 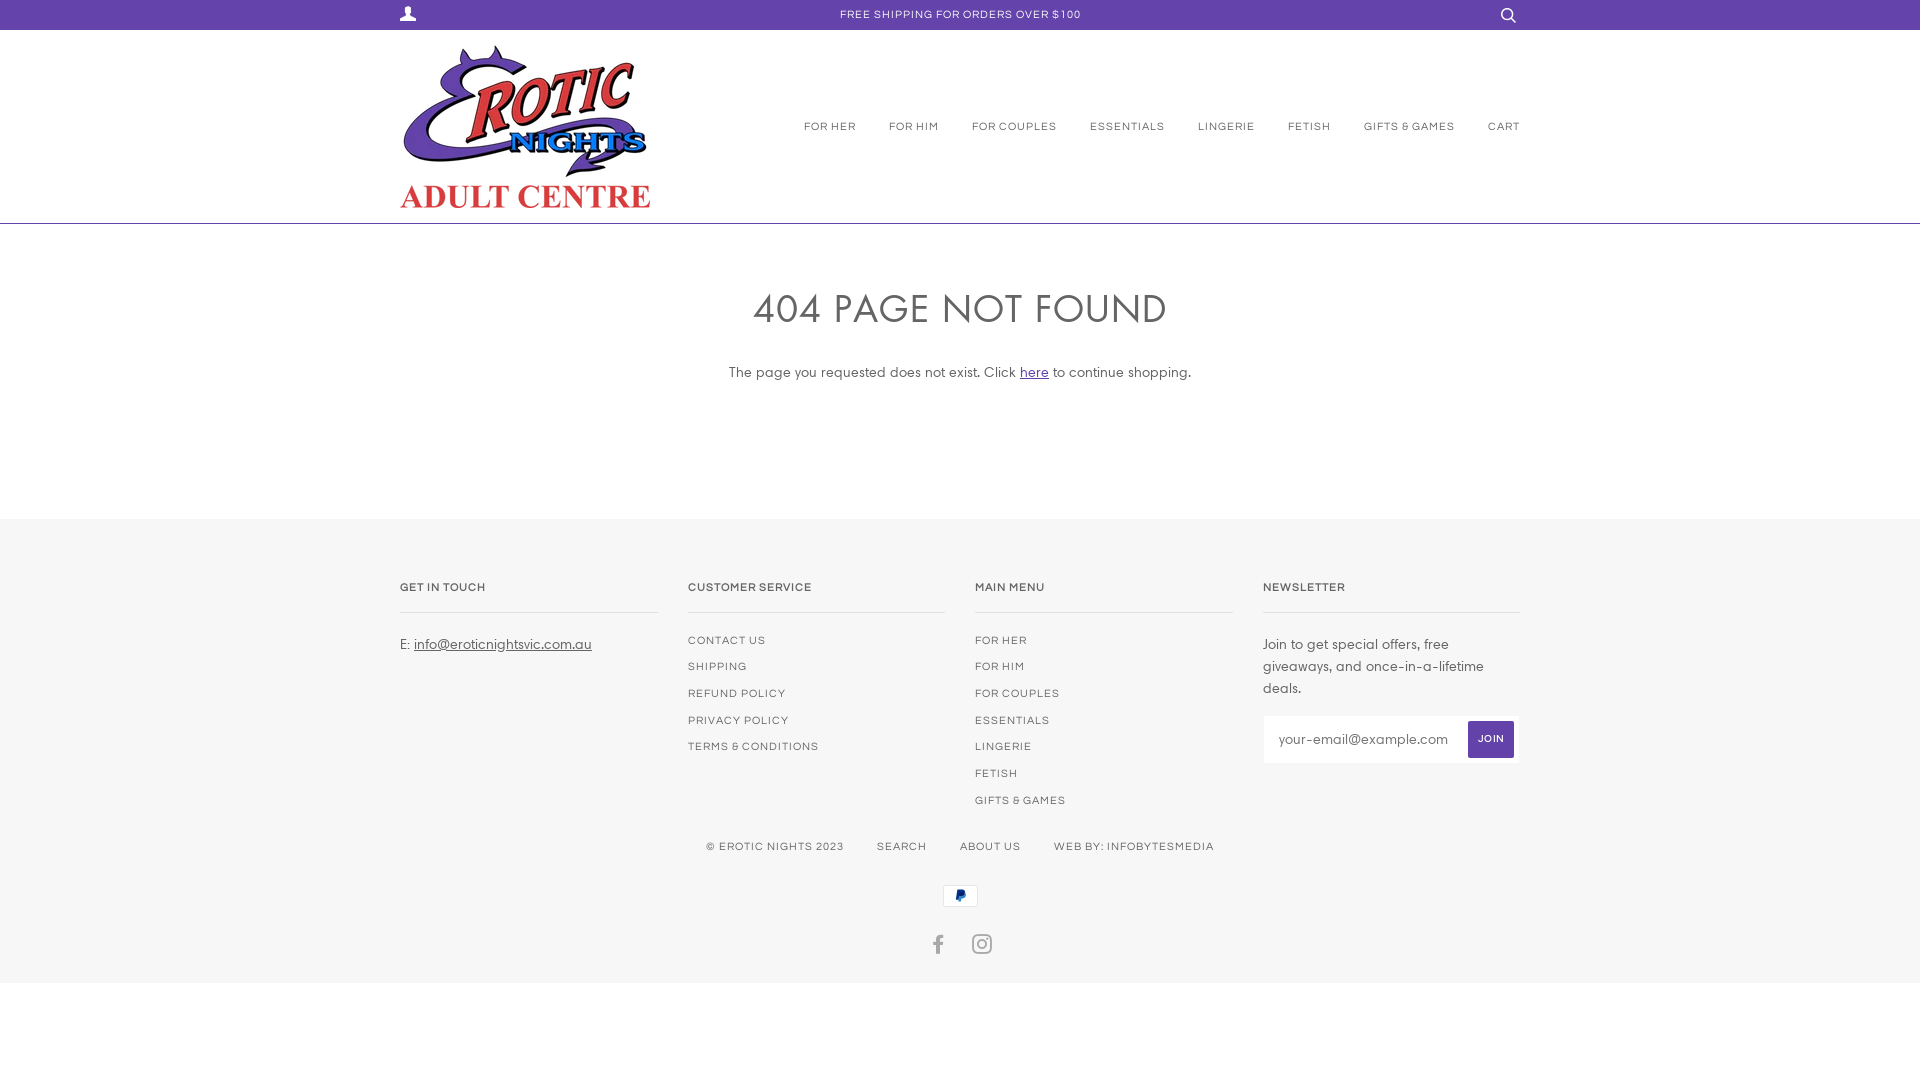 What do you see at coordinates (897, 127) in the screenshot?
I see `'FOR HIM'` at bounding box center [897, 127].